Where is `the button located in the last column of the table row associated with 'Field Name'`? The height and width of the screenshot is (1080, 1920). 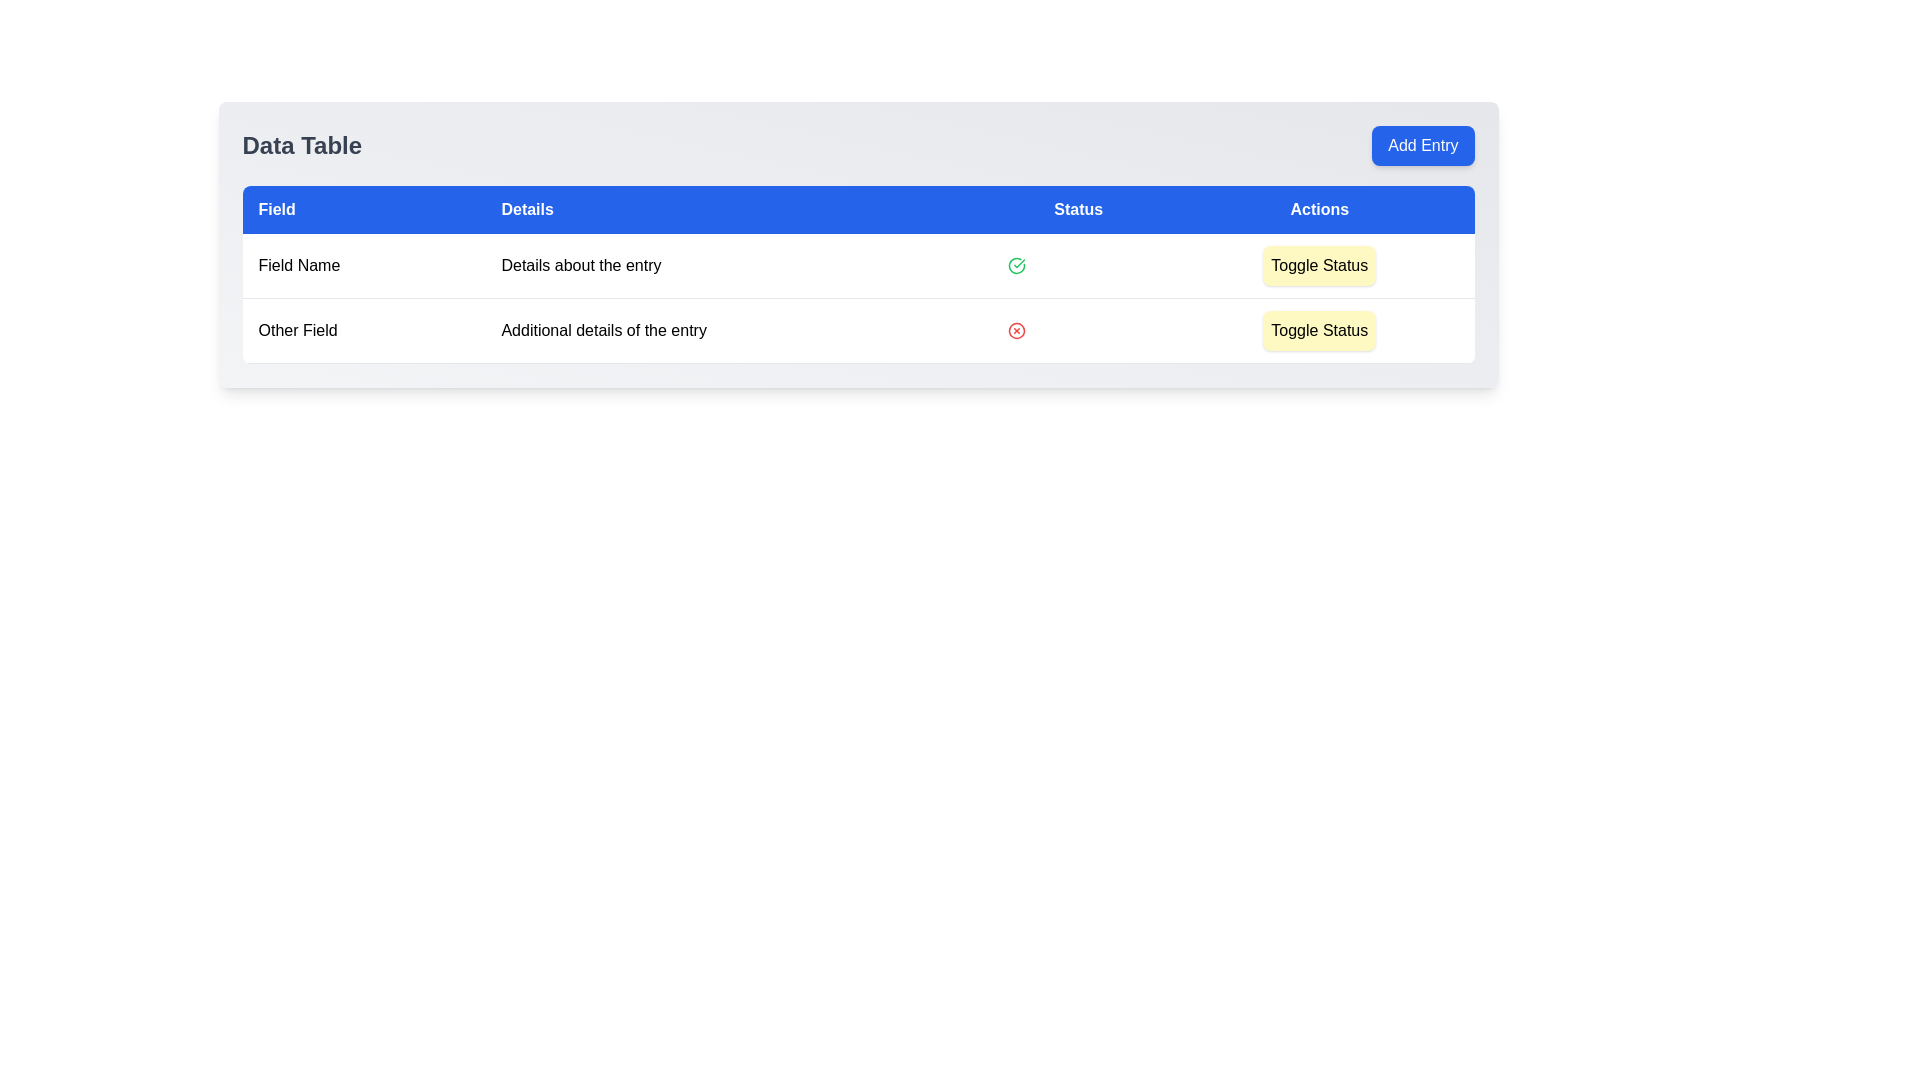 the button located in the last column of the table row associated with 'Field Name' is located at coordinates (1319, 265).